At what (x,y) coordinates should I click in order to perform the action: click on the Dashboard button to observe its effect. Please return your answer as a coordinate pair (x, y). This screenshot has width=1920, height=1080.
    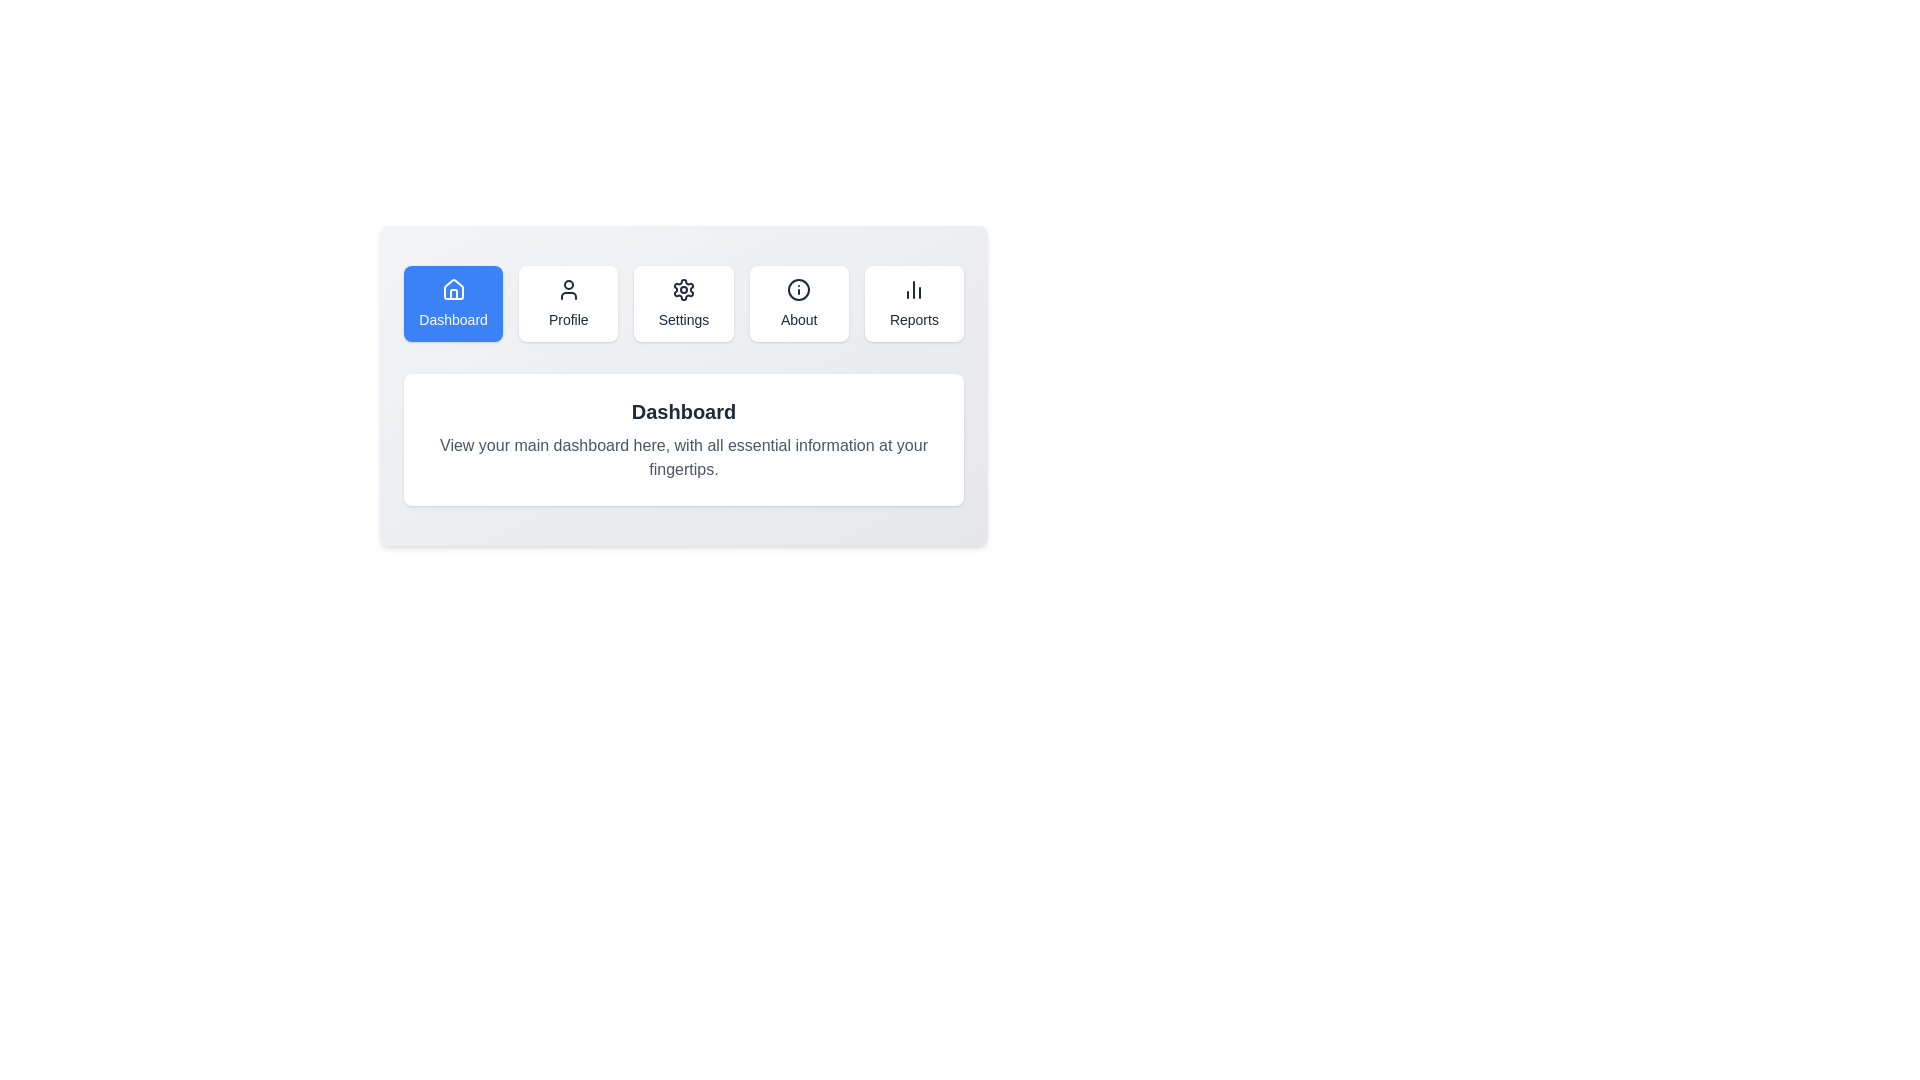
    Looking at the image, I should click on (452, 304).